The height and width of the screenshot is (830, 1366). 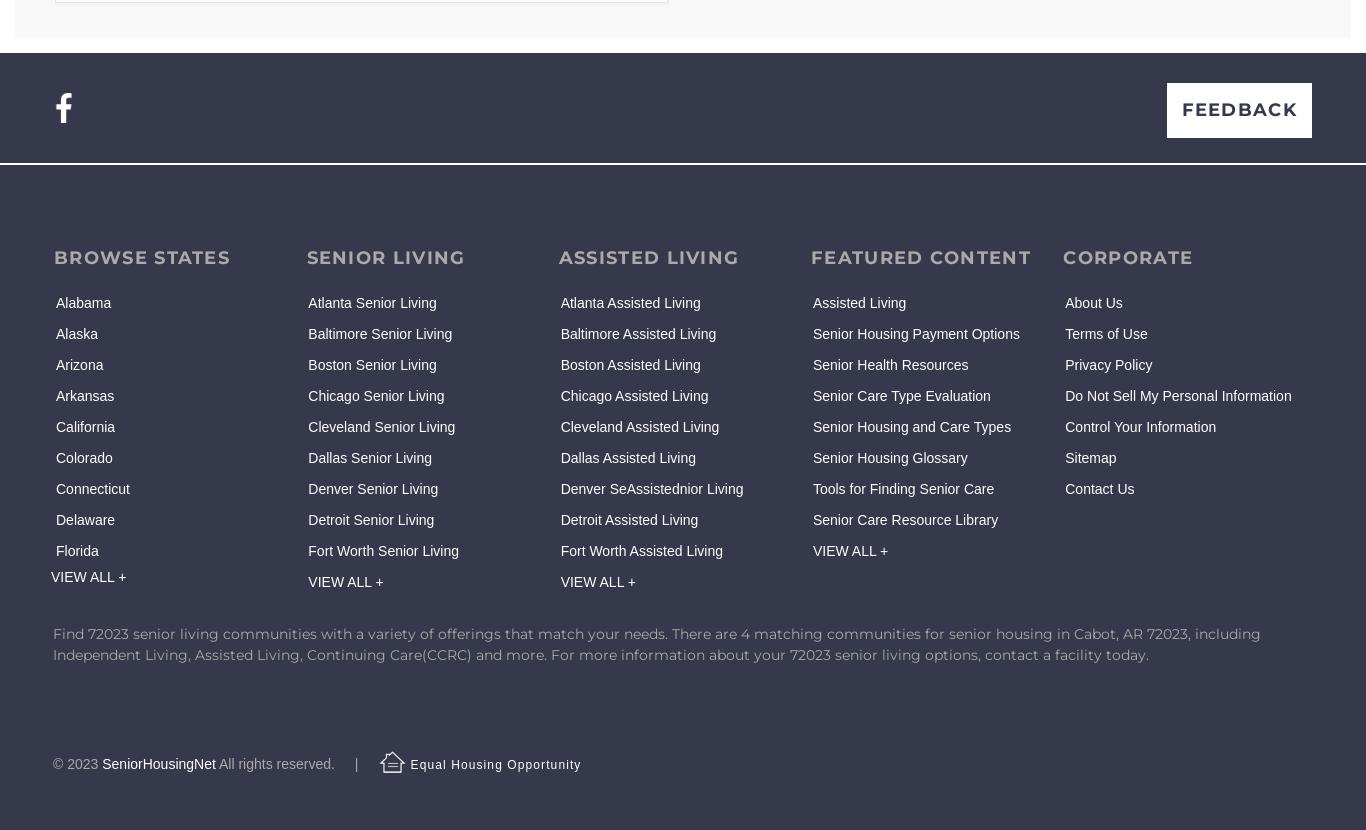 What do you see at coordinates (1127, 257) in the screenshot?
I see `'CORPORATE'` at bounding box center [1127, 257].